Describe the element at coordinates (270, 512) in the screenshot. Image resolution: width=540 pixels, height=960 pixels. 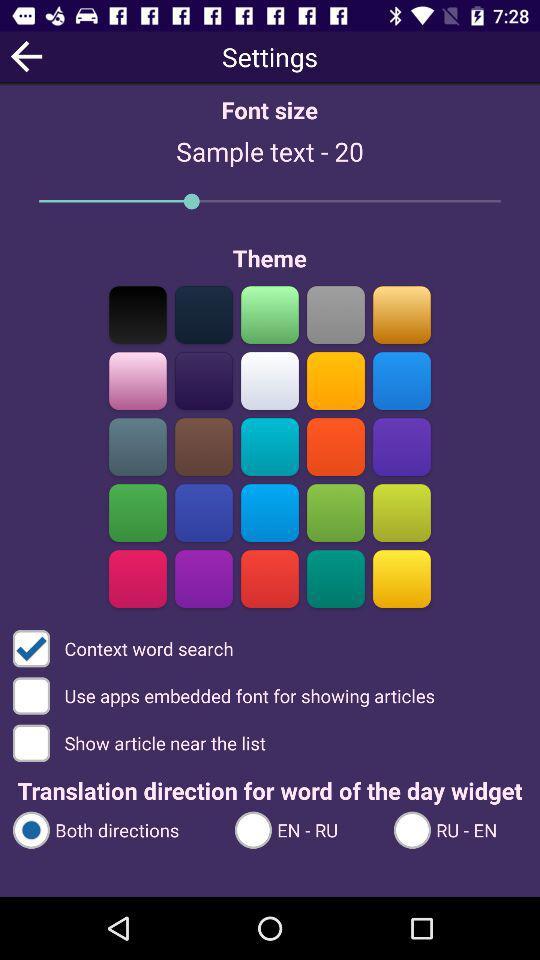
I see `this colour option` at that location.